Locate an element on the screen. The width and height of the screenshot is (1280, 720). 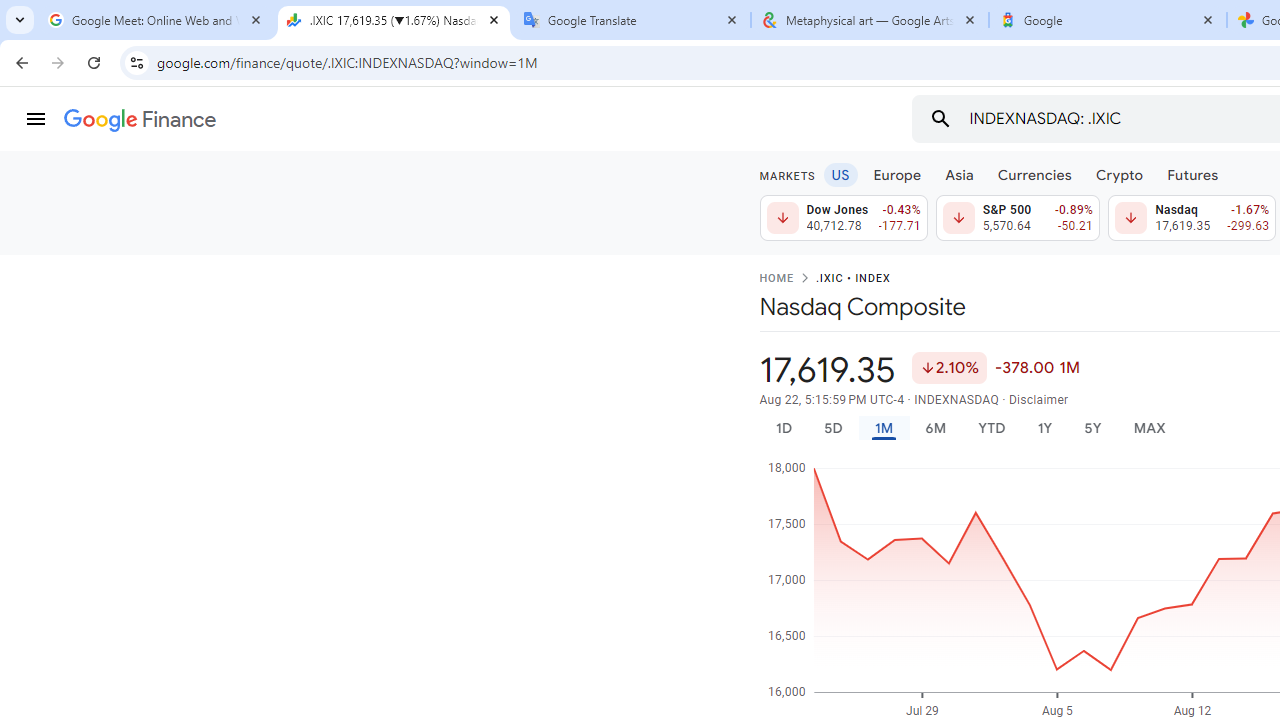
'5Y' is located at coordinates (1091, 427).